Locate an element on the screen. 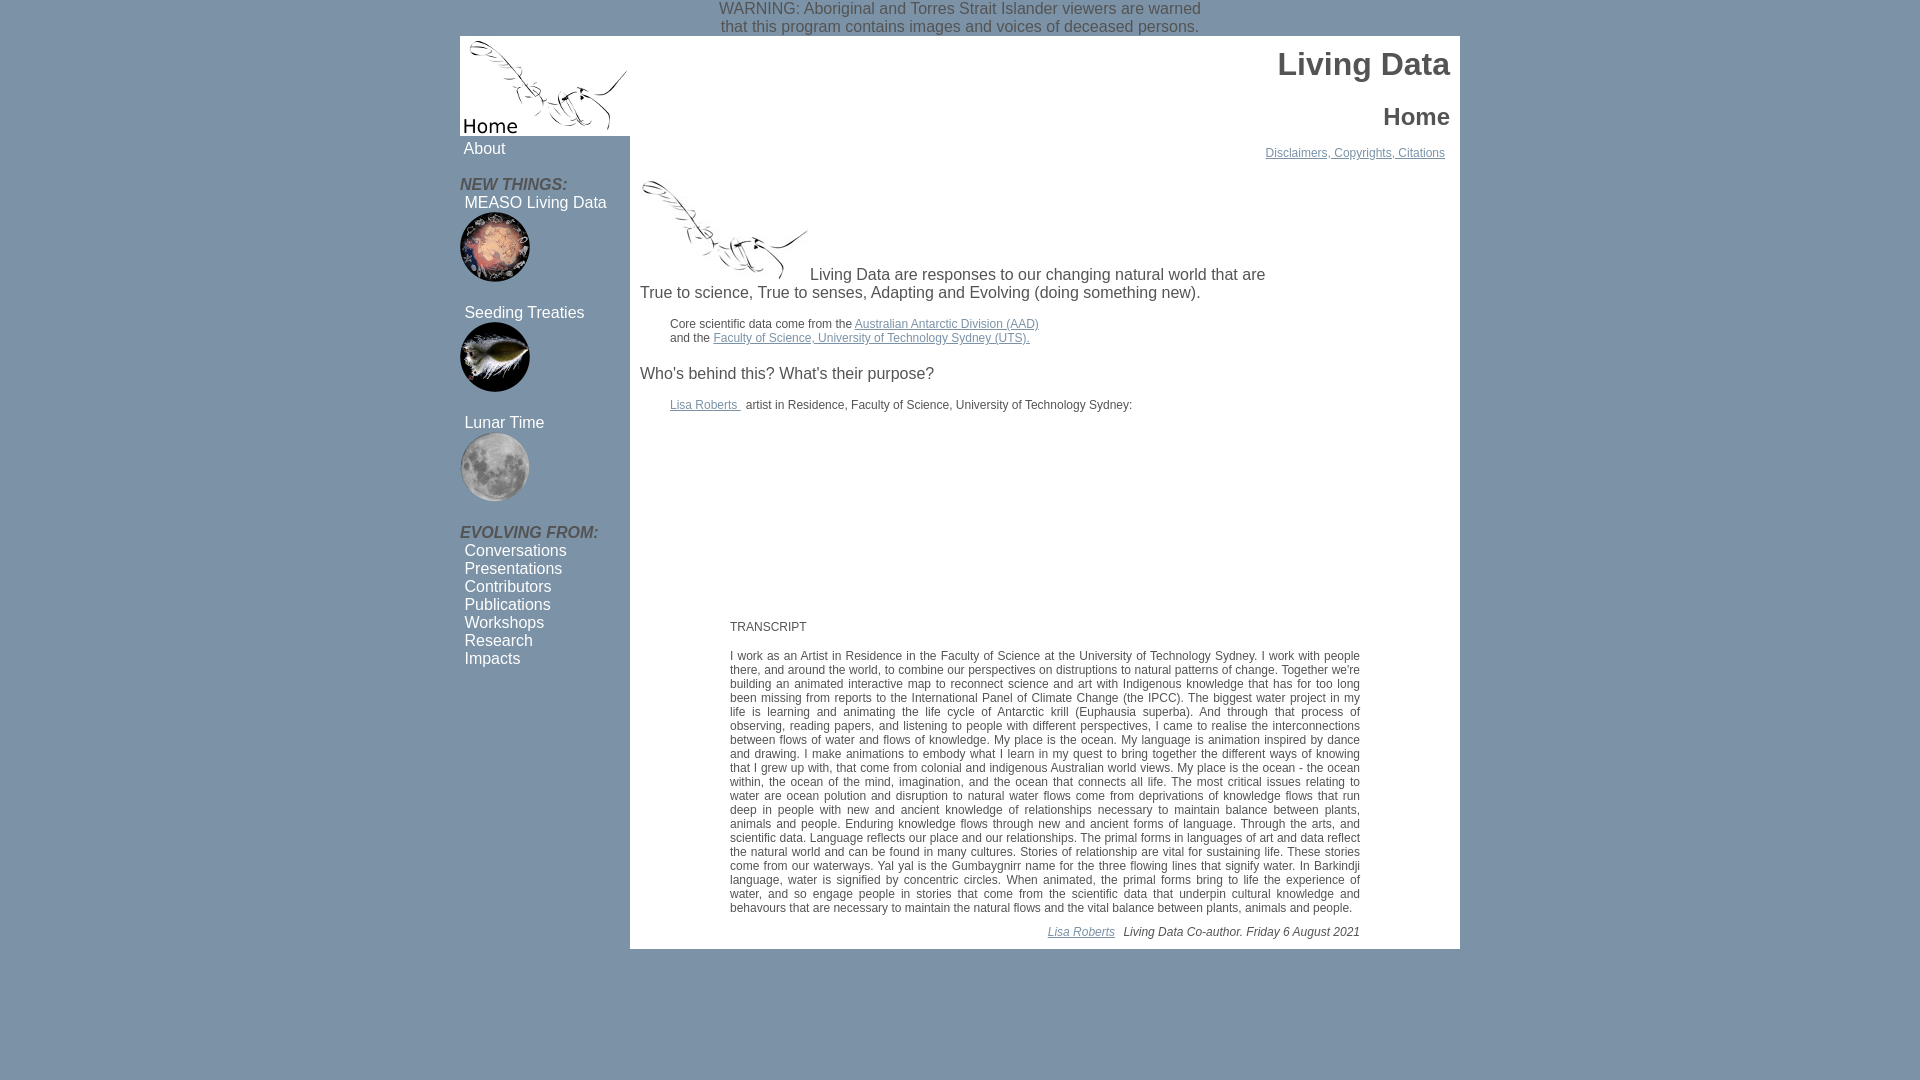 The image size is (1920, 1080). 'Lunar Time' is located at coordinates (494, 466).